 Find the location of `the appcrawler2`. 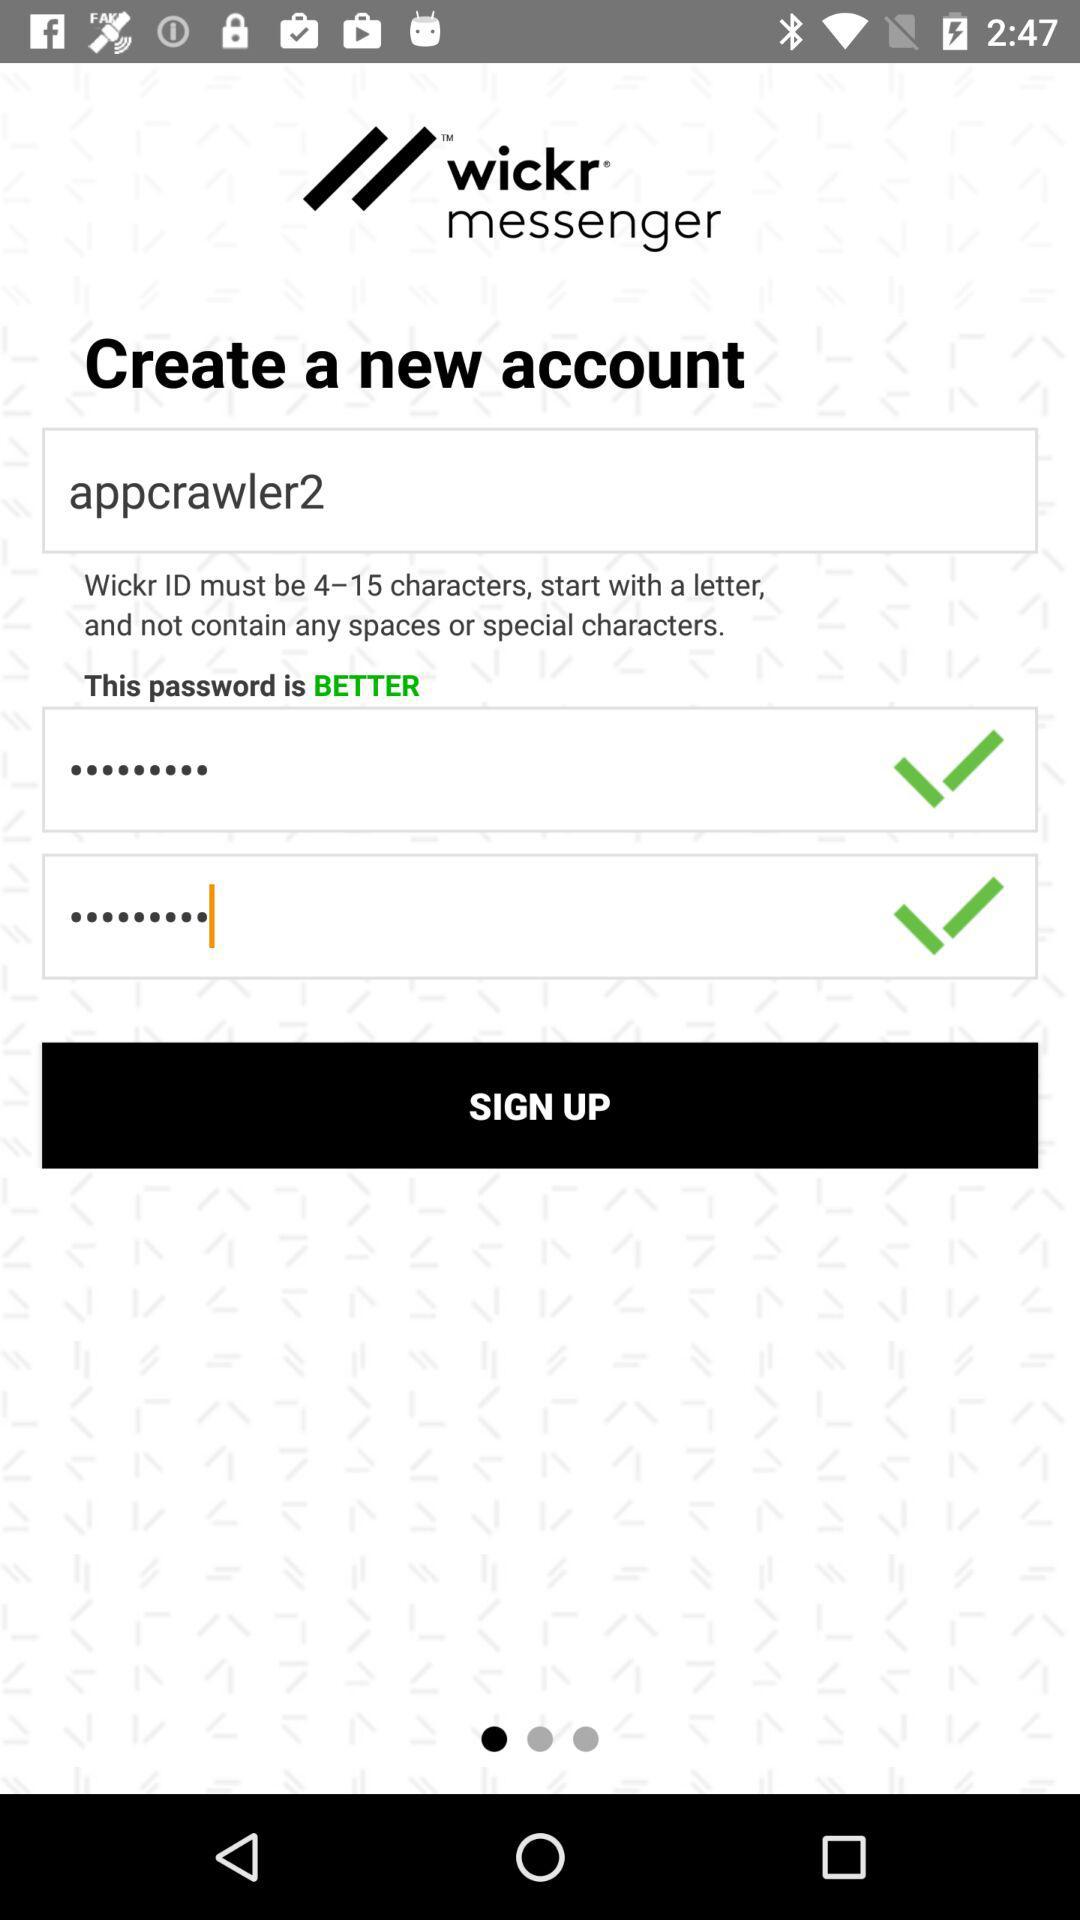

the appcrawler2 is located at coordinates (540, 490).